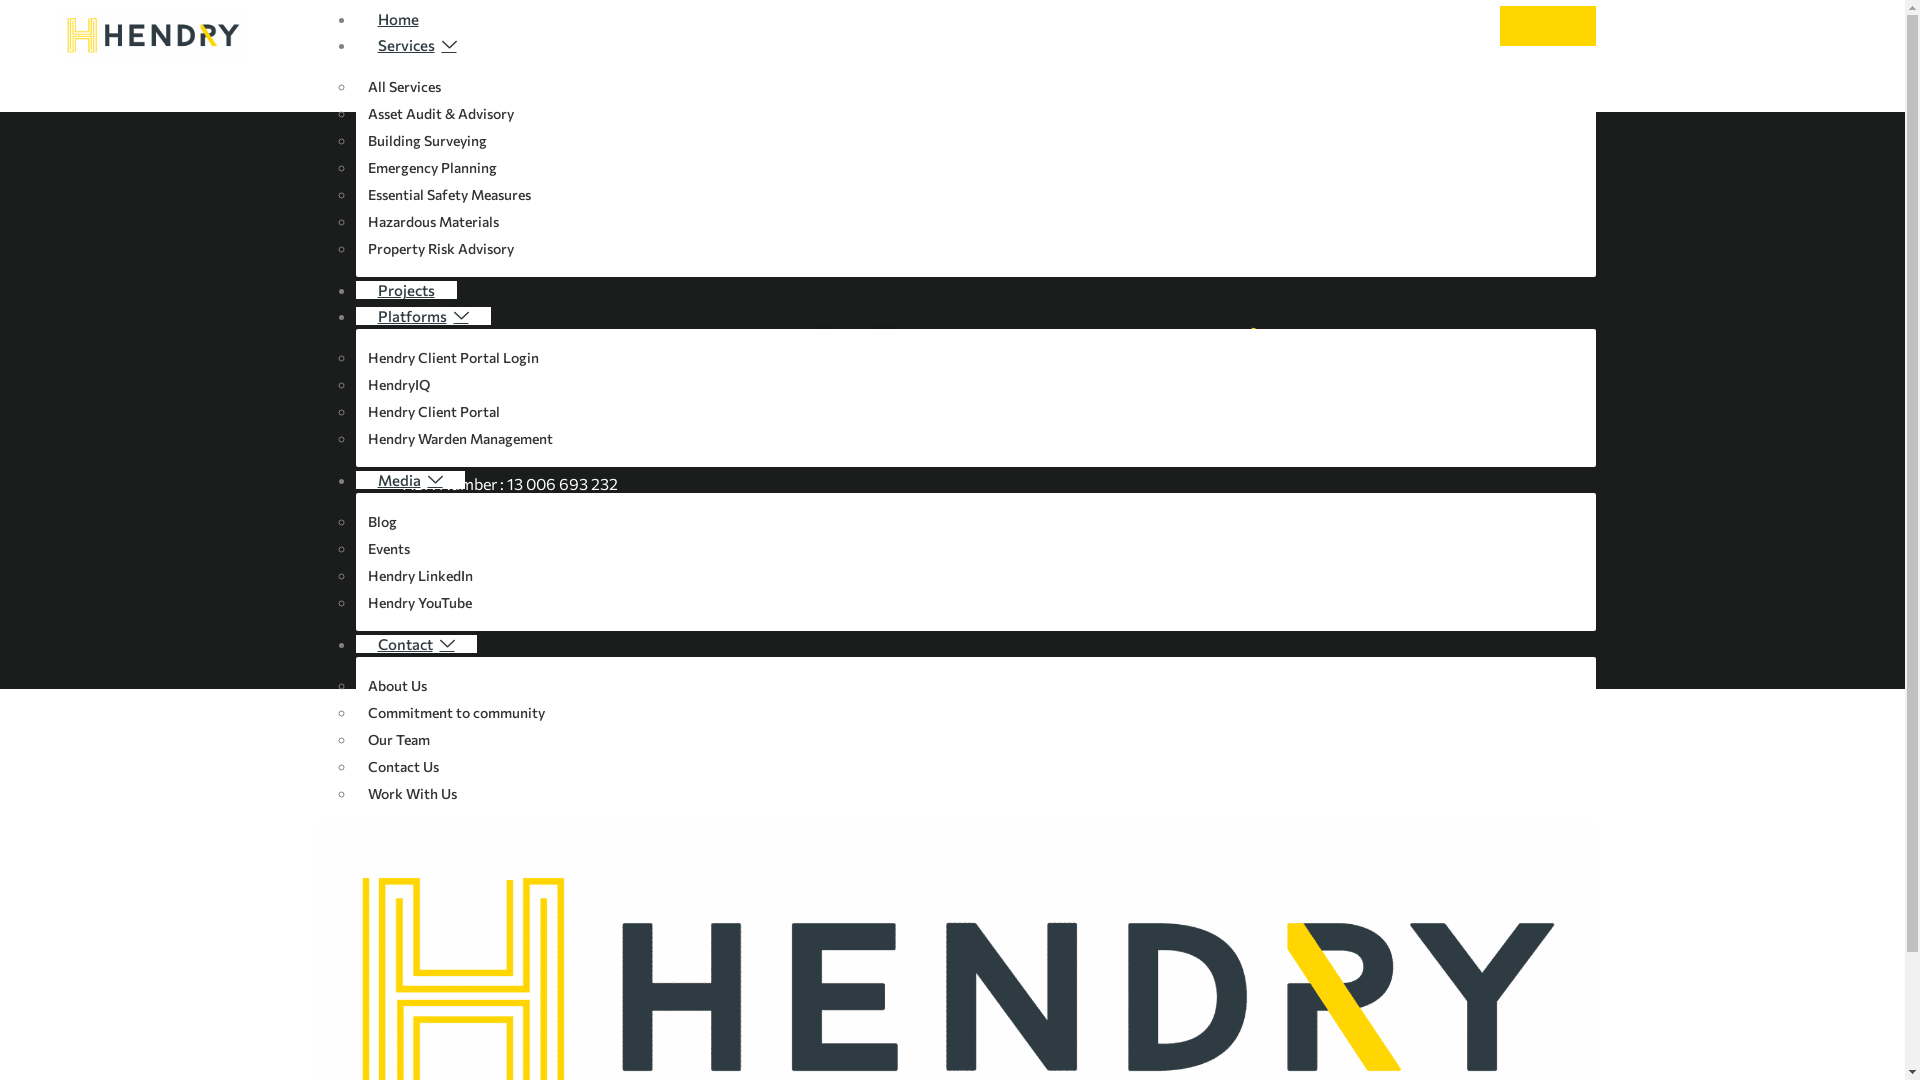  I want to click on 'Contact', so click(355, 644).